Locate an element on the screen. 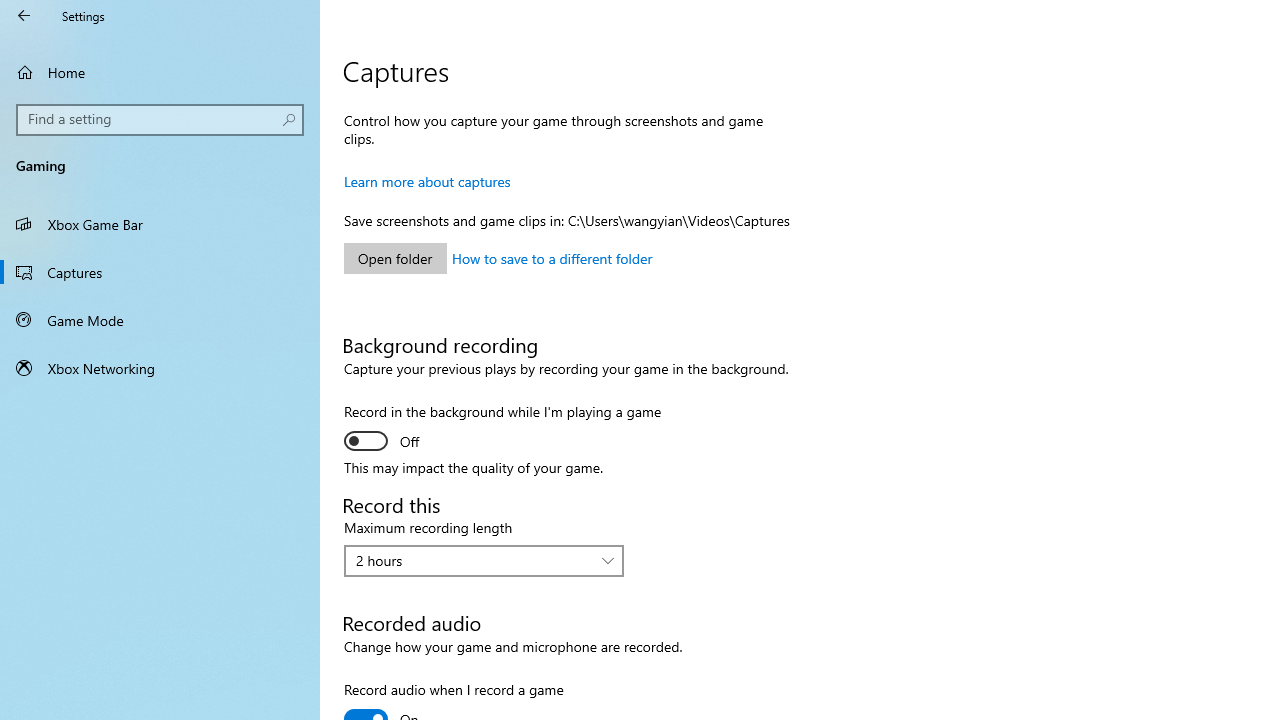 The image size is (1280, 720). '2 hours' is located at coordinates (472, 560).